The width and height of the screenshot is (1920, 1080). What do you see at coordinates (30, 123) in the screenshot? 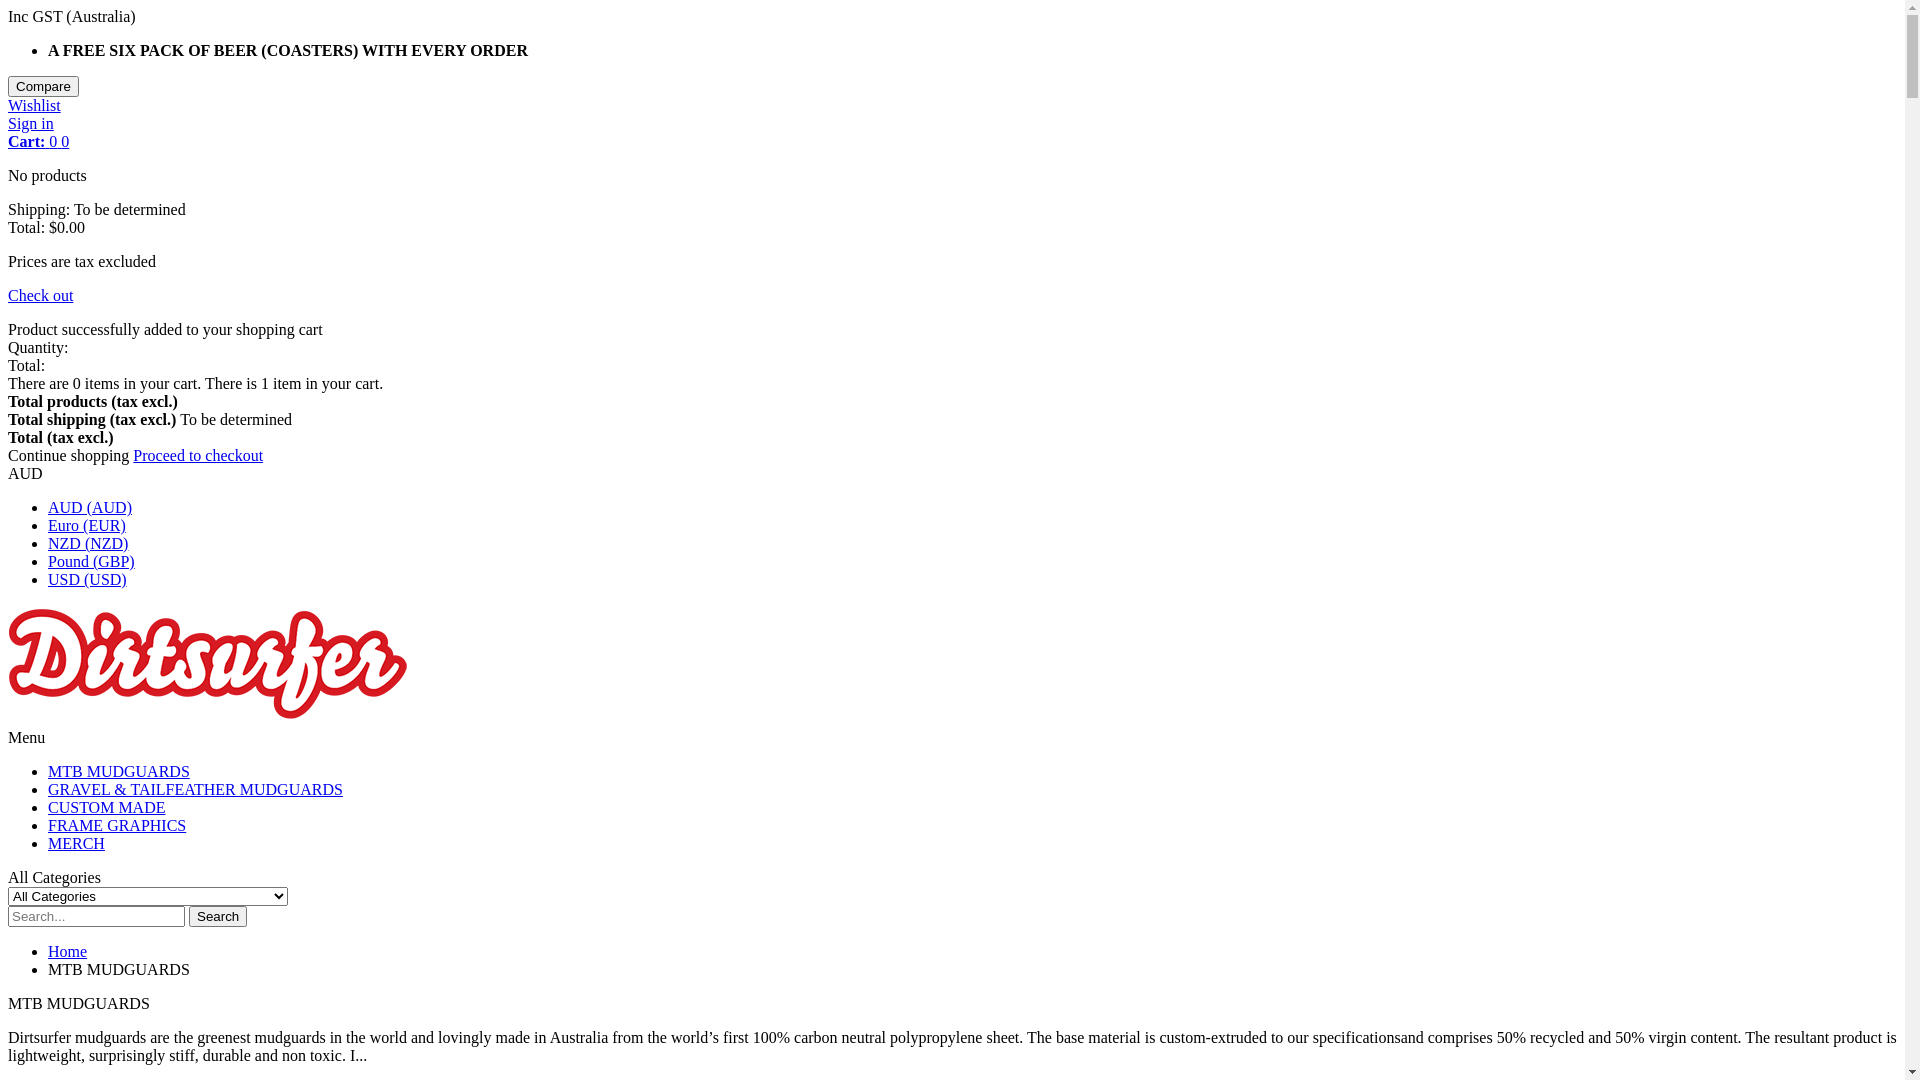
I see `'Sign in'` at bounding box center [30, 123].